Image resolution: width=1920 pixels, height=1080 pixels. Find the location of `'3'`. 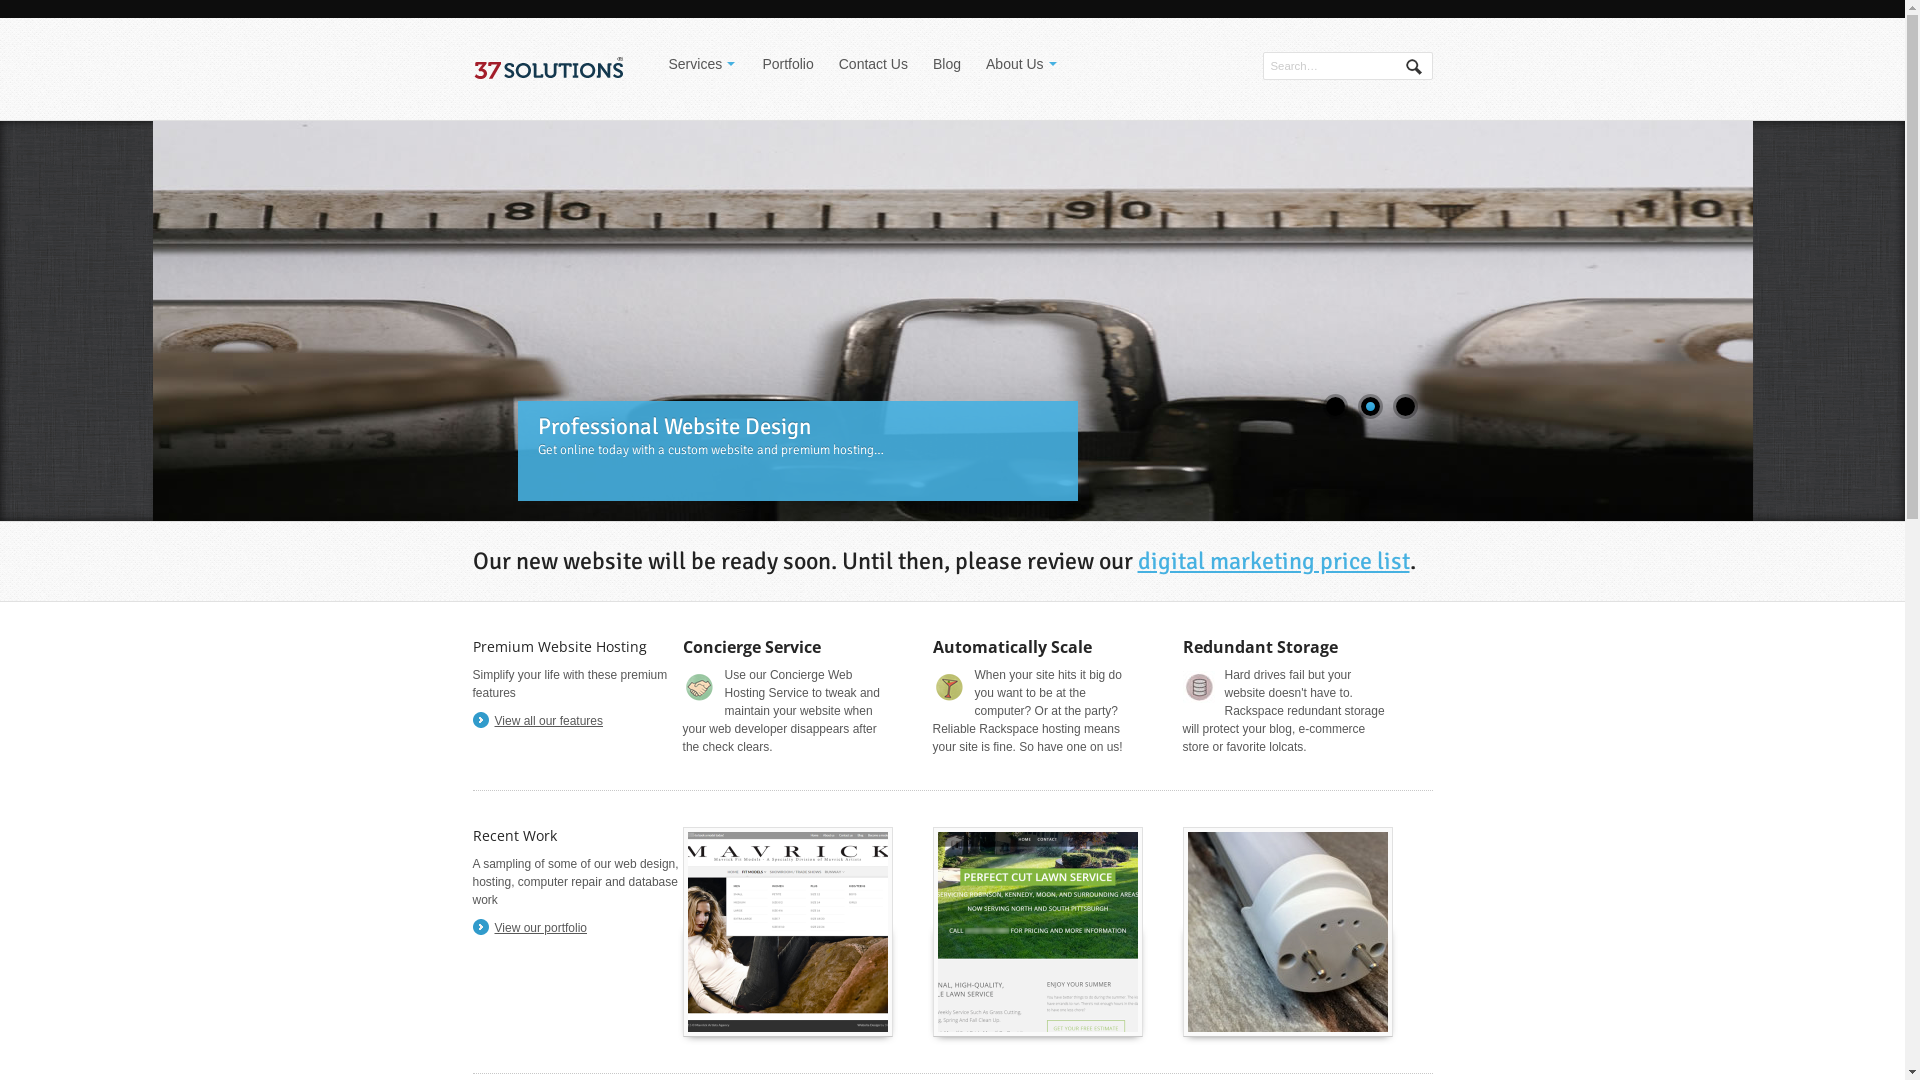

'3' is located at coordinates (1404, 405).